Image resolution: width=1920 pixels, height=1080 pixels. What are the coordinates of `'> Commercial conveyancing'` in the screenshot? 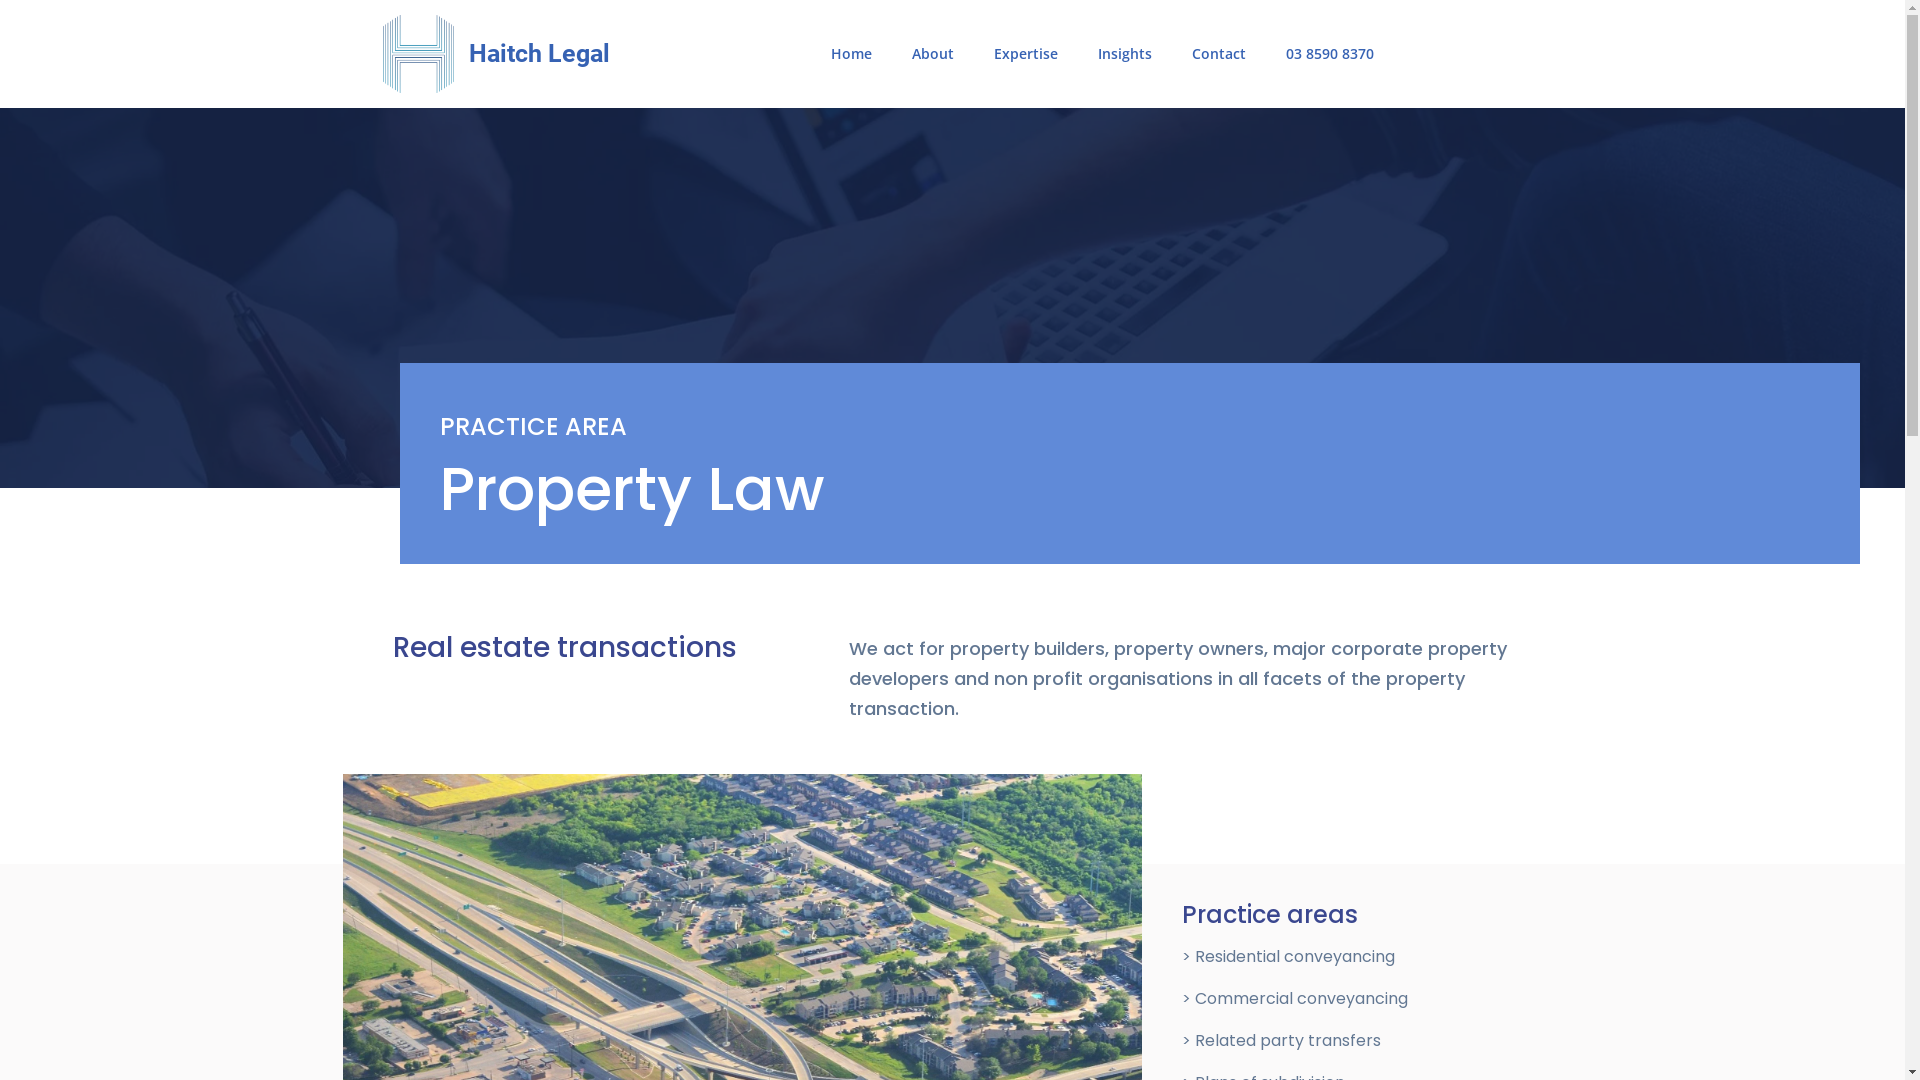 It's located at (1295, 998).